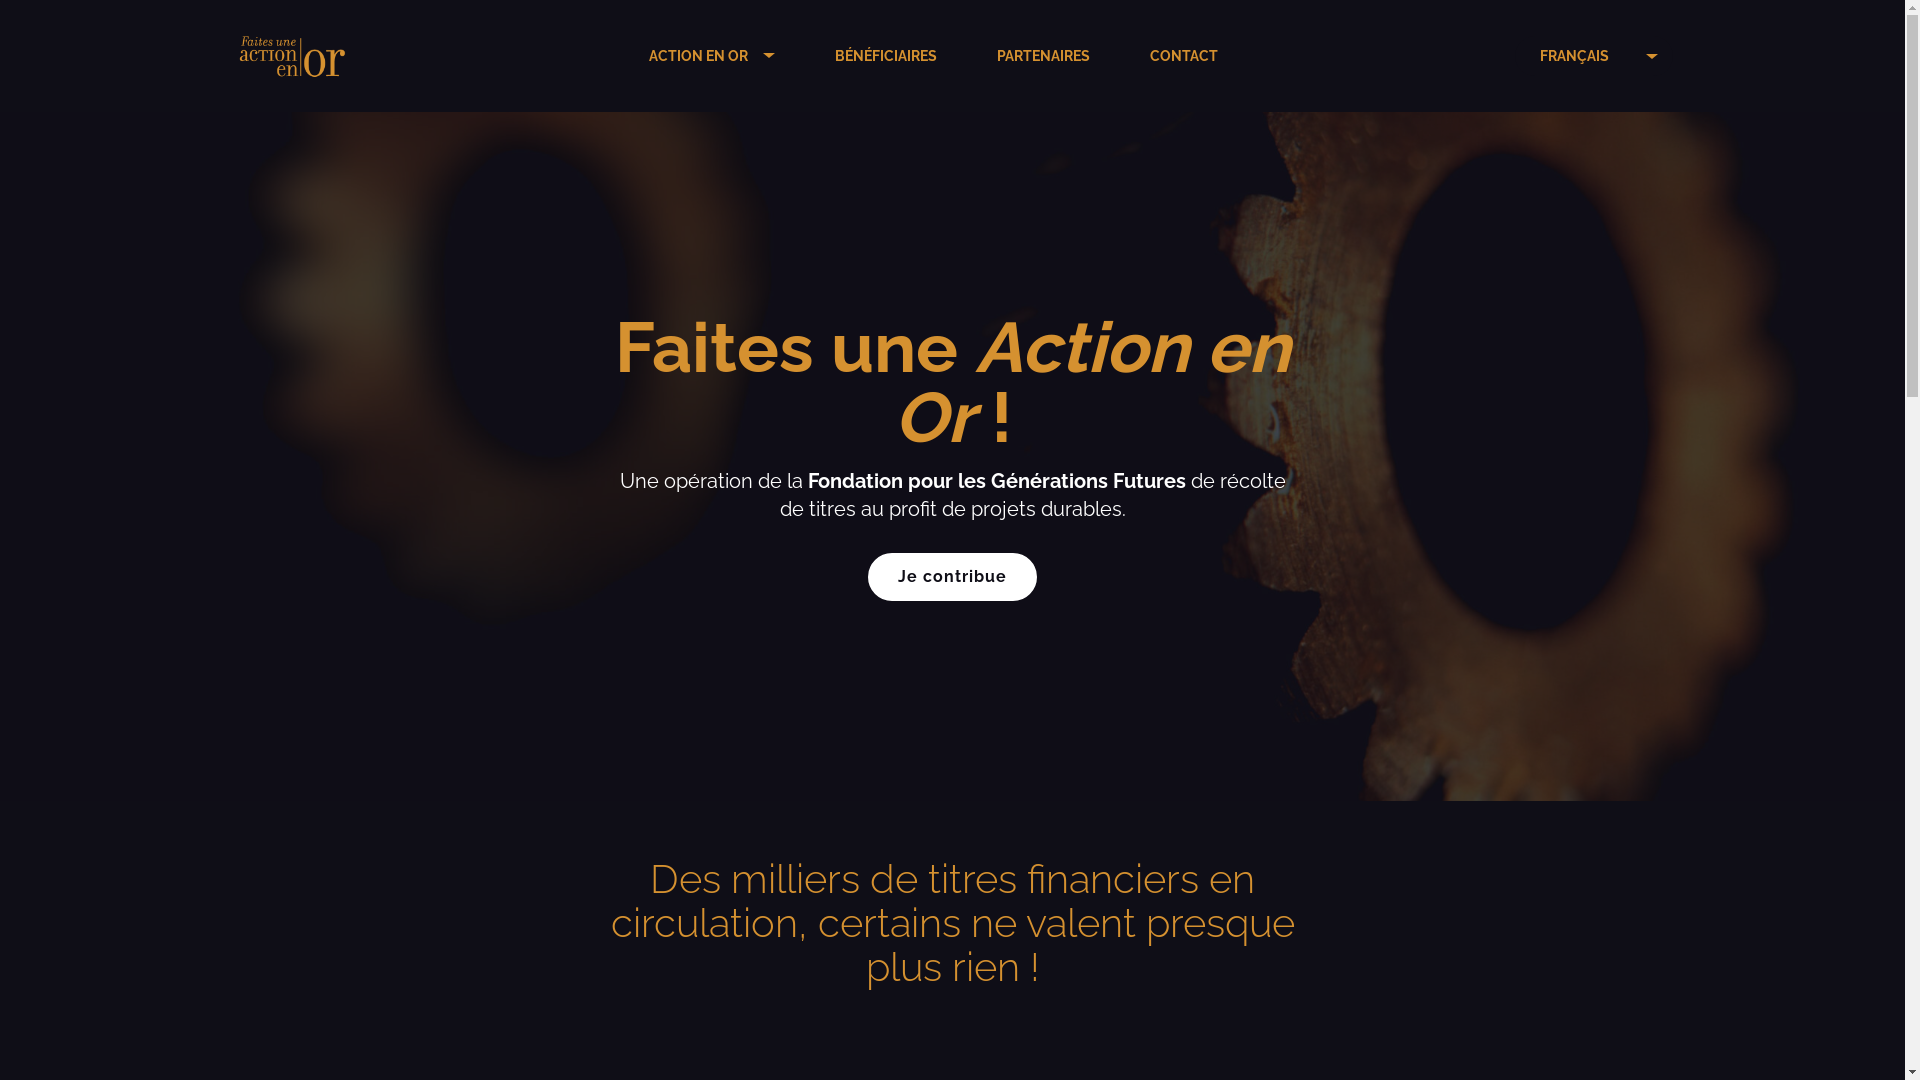 The width and height of the screenshot is (1920, 1080). What do you see at coordinates (648, 55) in the screenshot?
I see `'ACTION EN OR'` at bounding box center [648, 55].